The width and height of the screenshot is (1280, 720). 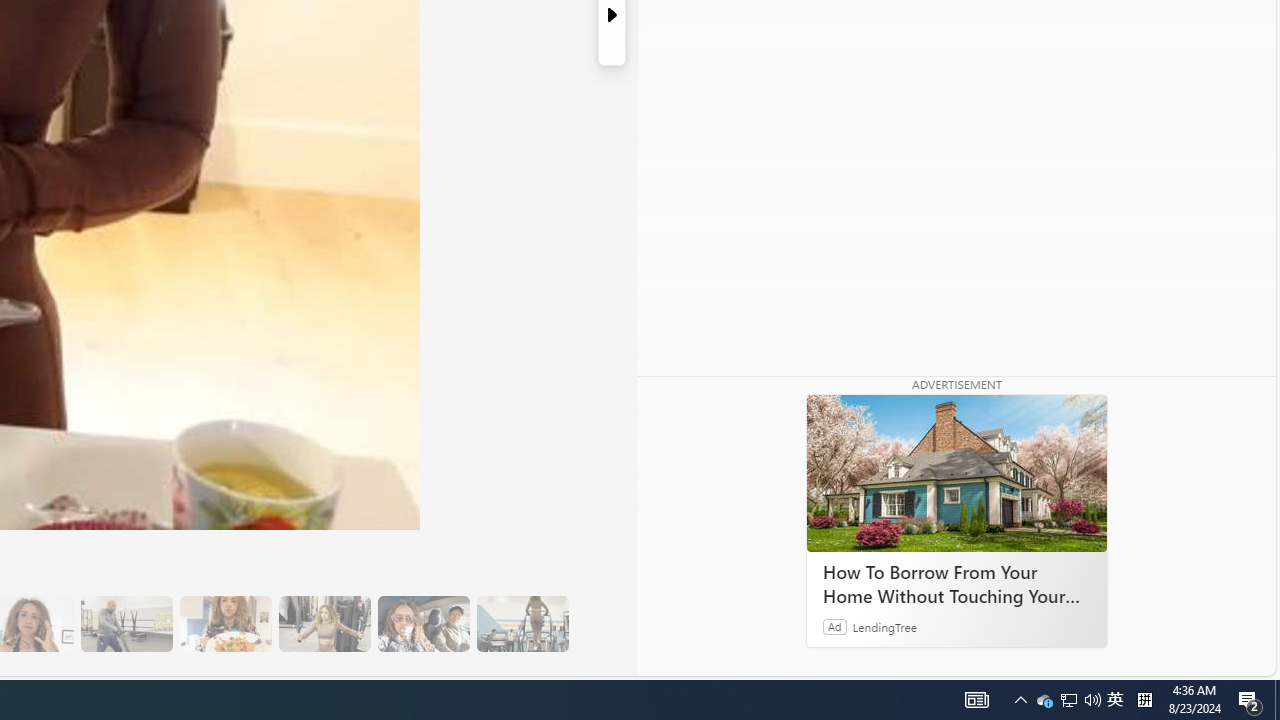 What do you see at coordinates (125, 623) in the screenshot?
I see `'13 Her Husband Does Group Cardio Classs'` at bounding box center [125, 623].